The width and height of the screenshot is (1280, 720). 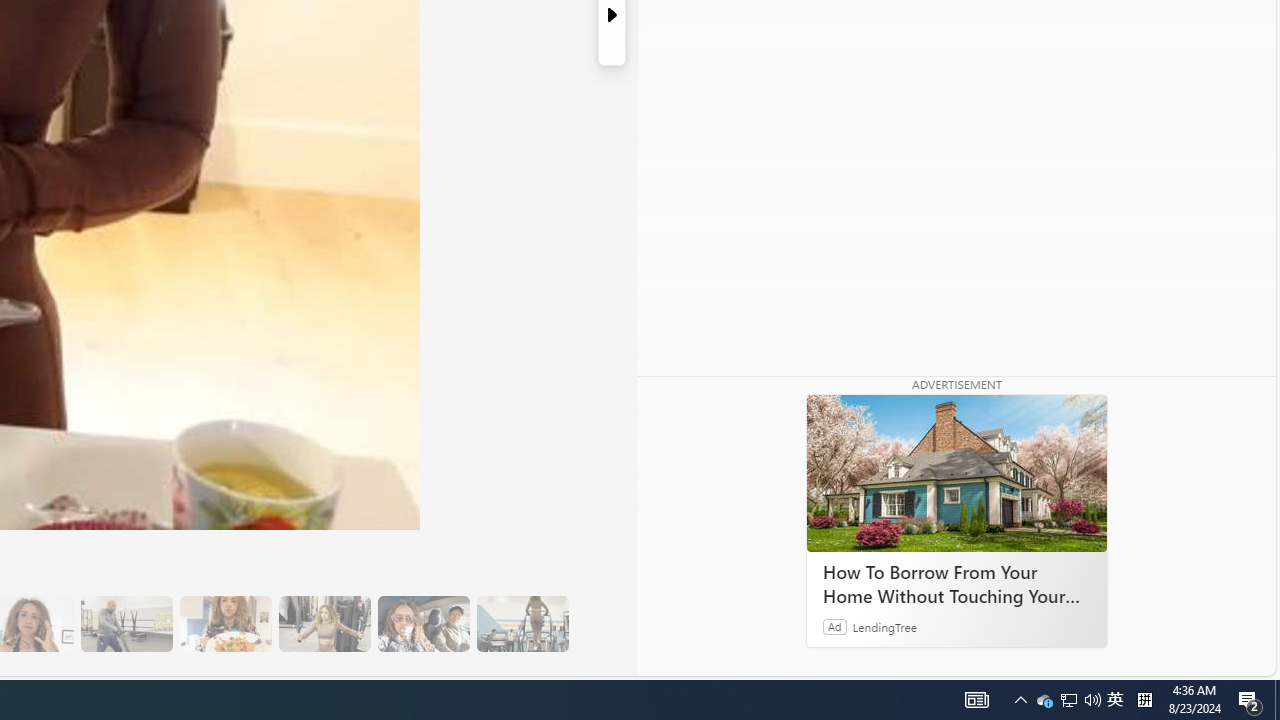 What do you see at coordinates (125, 623) in the screenshot?
I see `'13 Her Husband Does Group Cardio Classs'` at bounding box center [125, 623].